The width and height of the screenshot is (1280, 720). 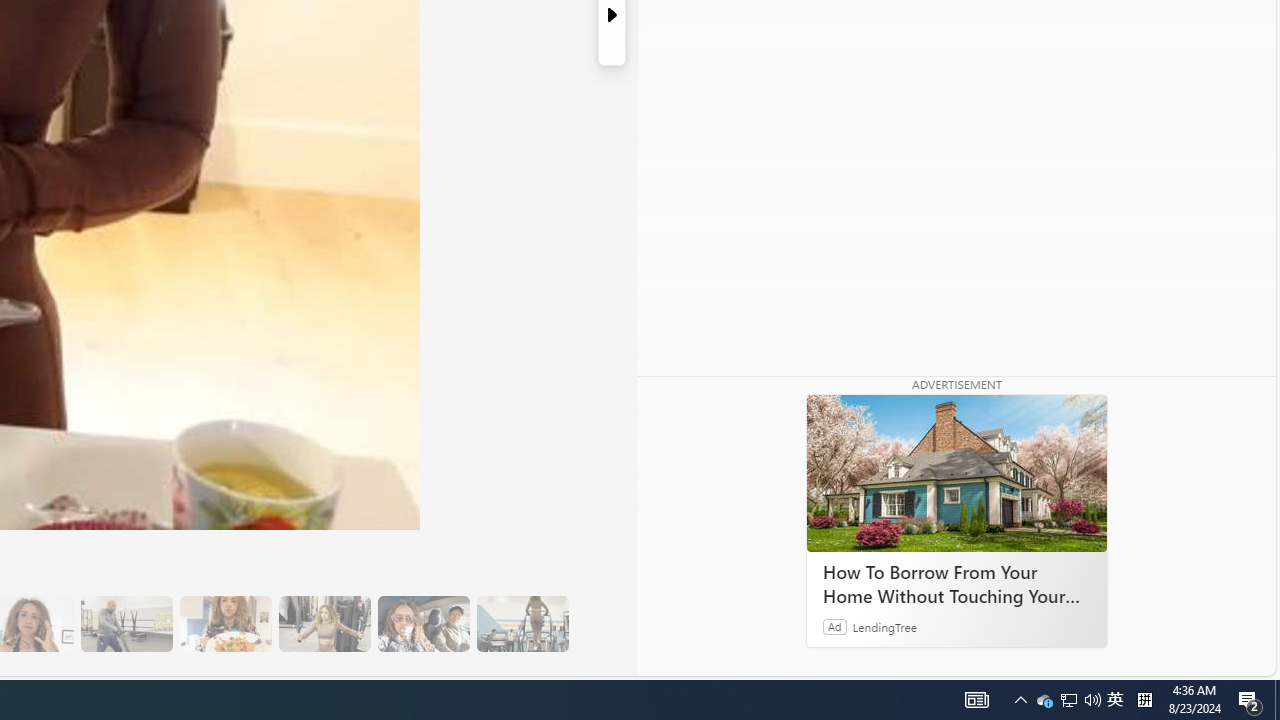 What do you see at coordinates (125, 623) in the screenshot?
I see `'13 Her Husband Does Group Cardio Classs'` at bounding box center [125, 623].